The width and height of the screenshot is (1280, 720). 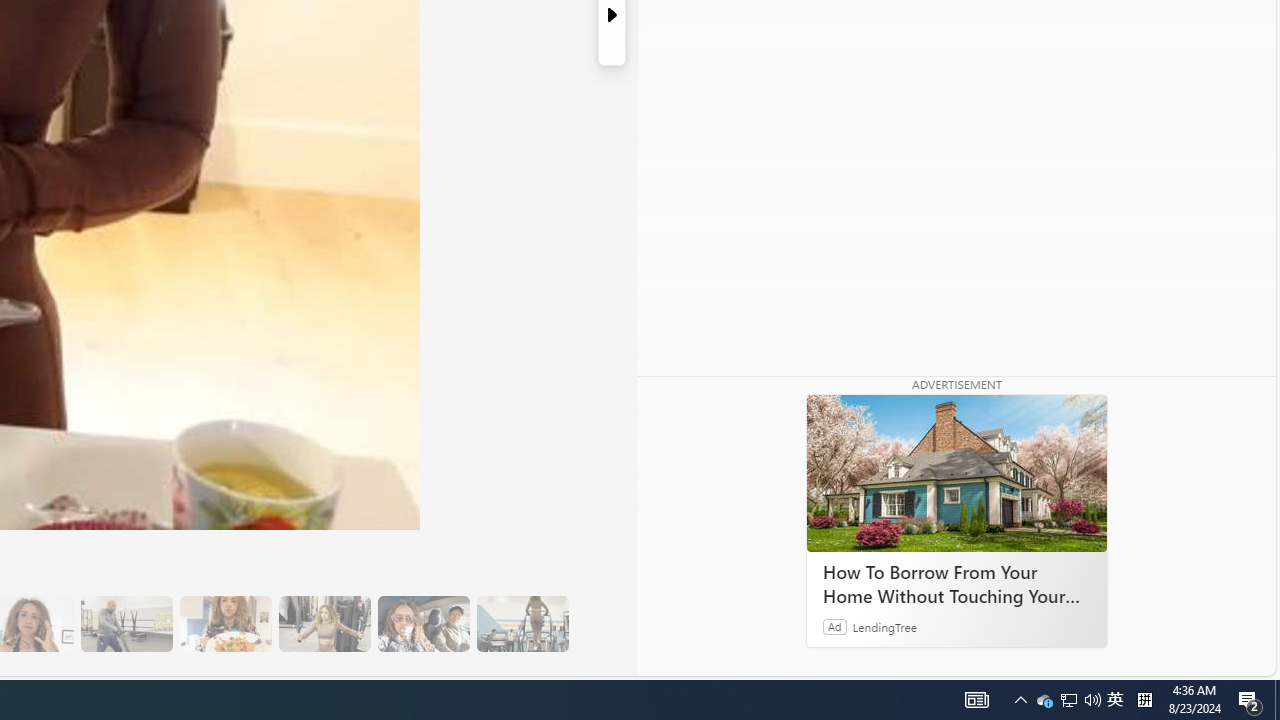 What do you see at coordinates (125, 623) in the screenshot?
I see `'13 Her Husband Does Group Cardio Classs'` at bounding box center [125, 623].